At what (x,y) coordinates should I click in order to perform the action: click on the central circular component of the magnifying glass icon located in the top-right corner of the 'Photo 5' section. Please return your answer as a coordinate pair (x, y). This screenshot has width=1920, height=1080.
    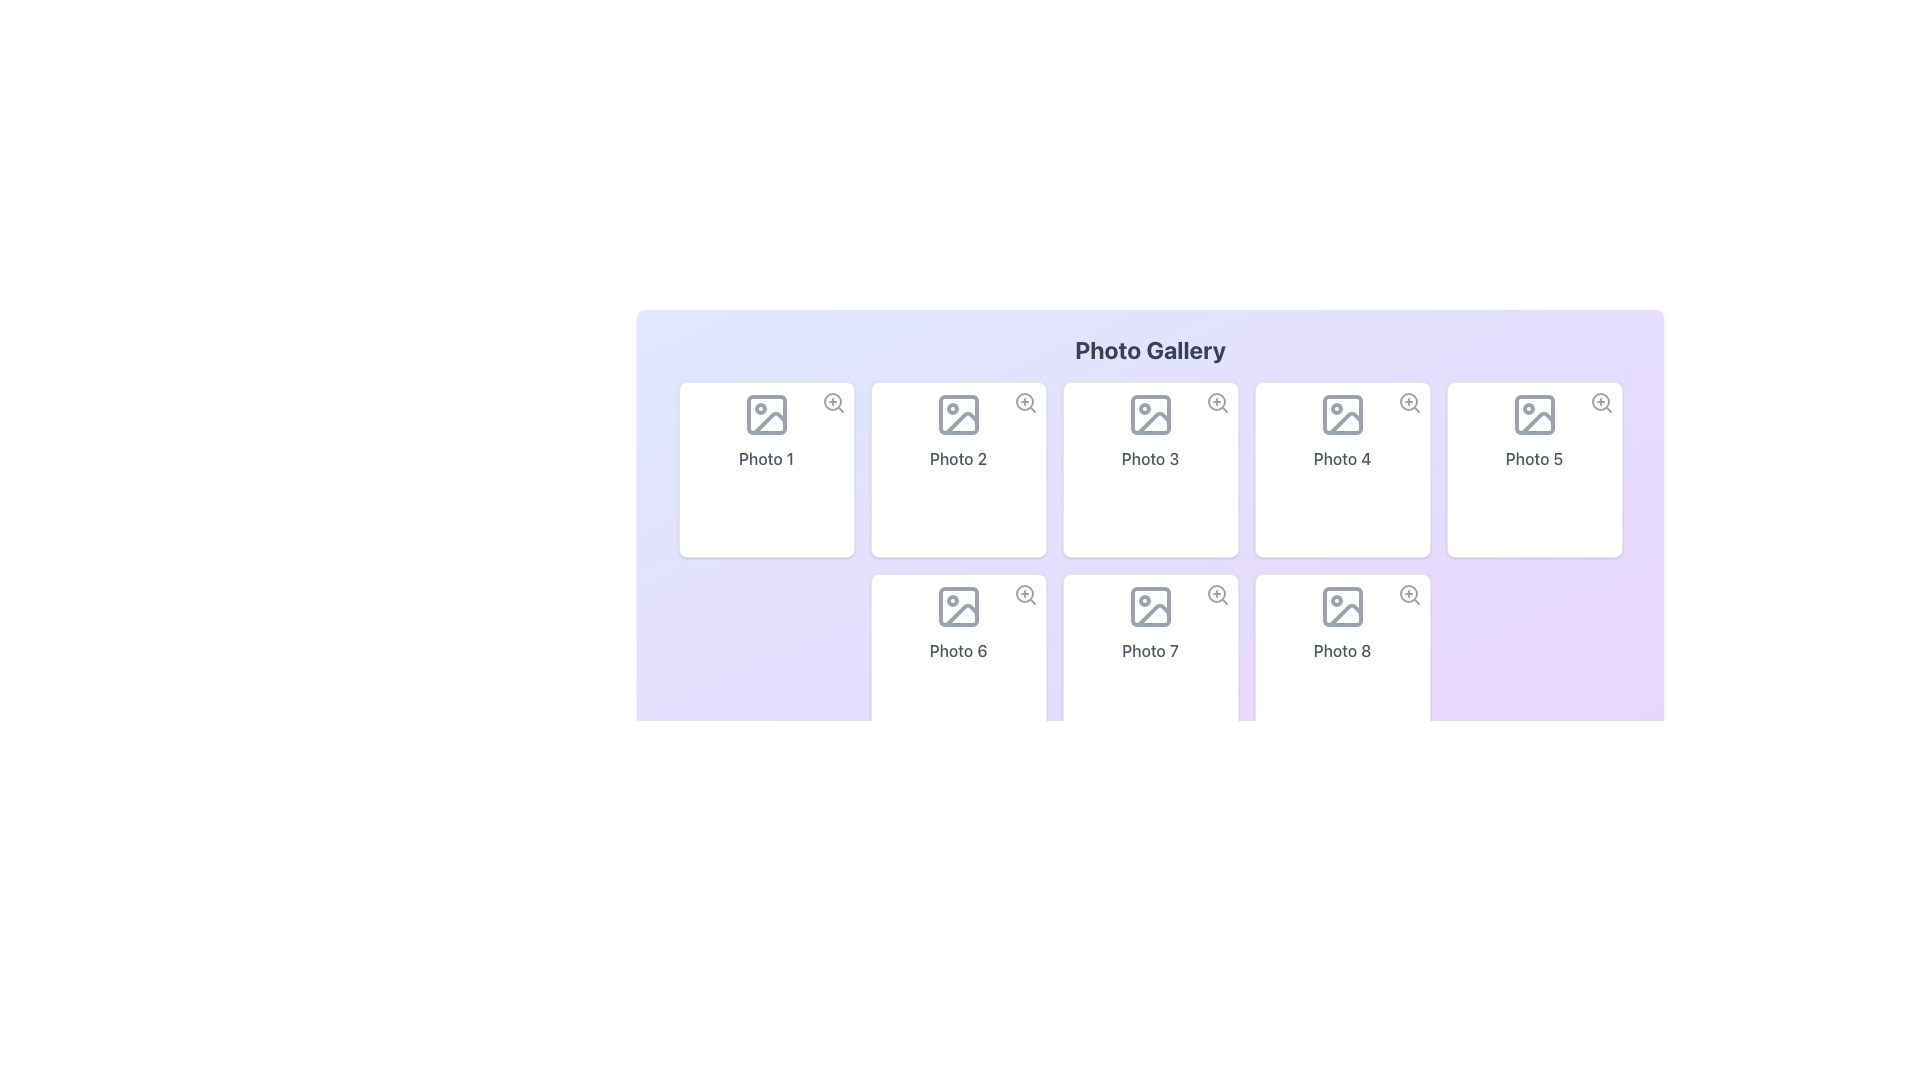
    Looking at the image, I should click on (1600, 401).